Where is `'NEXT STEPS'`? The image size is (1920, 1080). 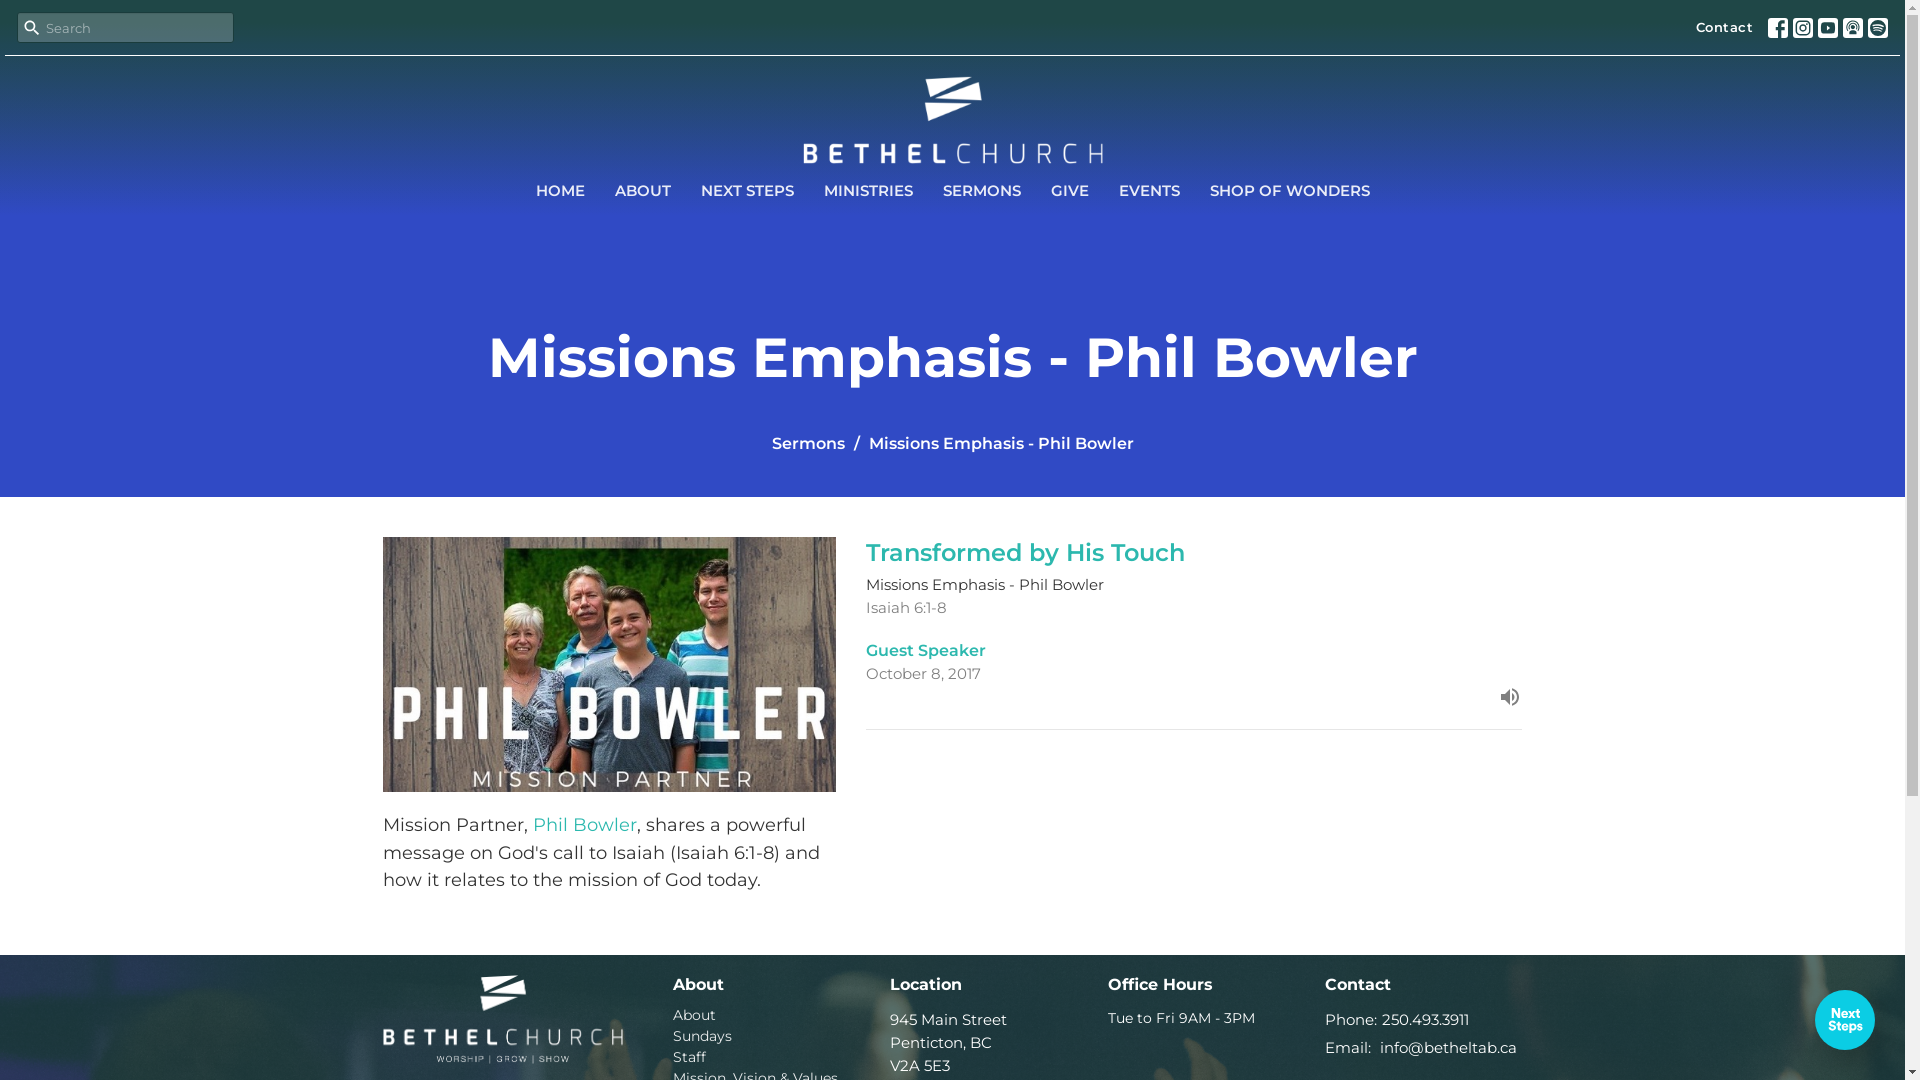
'NEXT STEPS' is located at coordinates (745, 190).